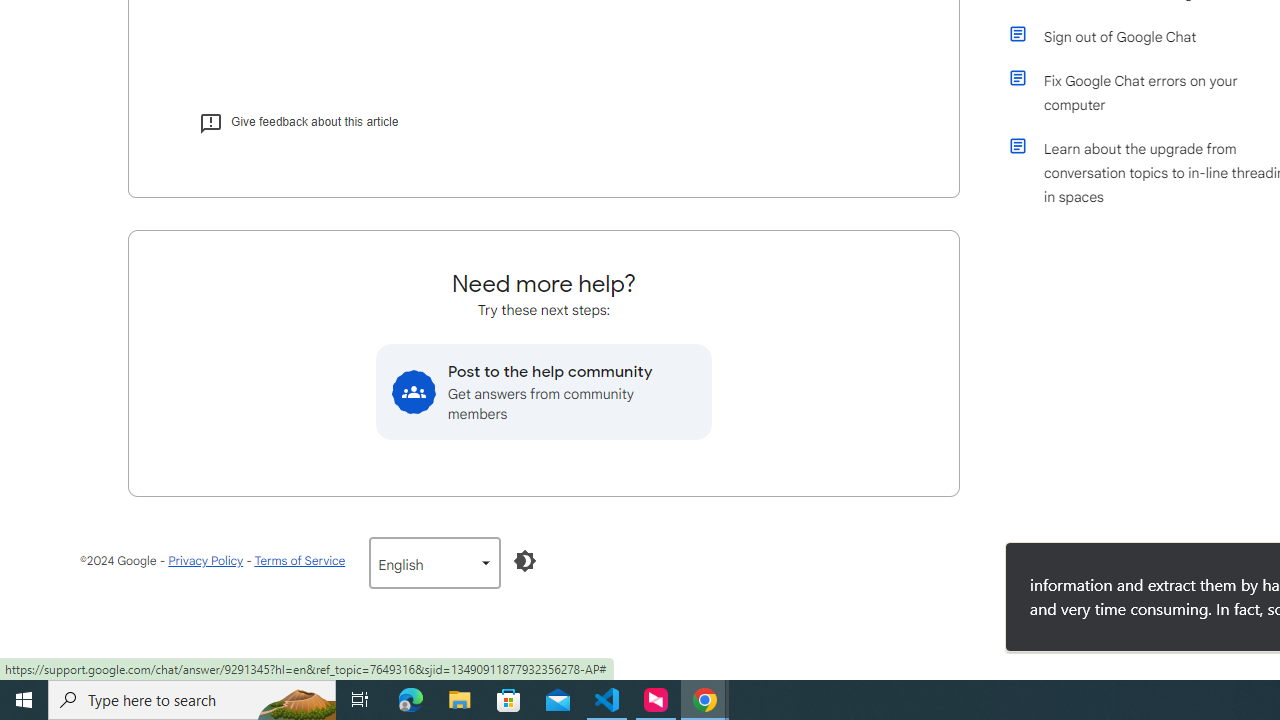  I want to click on 'Give feedback about this article', so click(297, 122).